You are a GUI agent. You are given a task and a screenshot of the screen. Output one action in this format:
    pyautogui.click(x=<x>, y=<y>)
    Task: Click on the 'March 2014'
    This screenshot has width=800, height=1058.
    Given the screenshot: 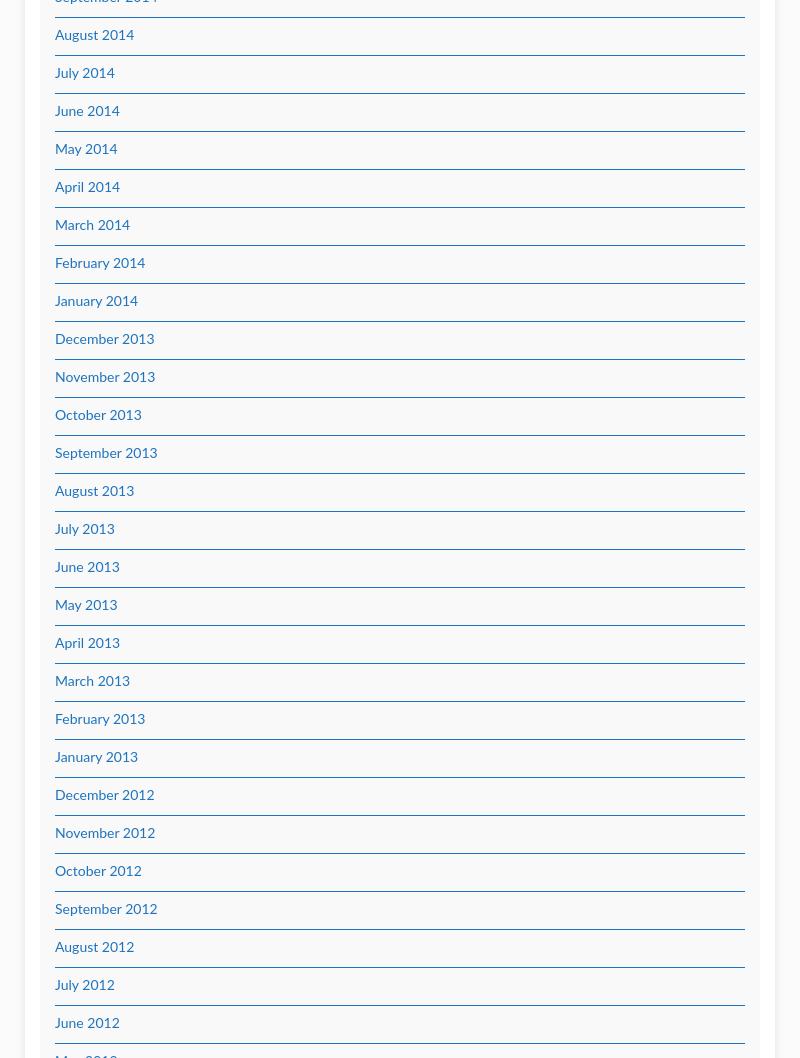 What is the action you would take?
    pyautogui.click(x=54, y=225)
    